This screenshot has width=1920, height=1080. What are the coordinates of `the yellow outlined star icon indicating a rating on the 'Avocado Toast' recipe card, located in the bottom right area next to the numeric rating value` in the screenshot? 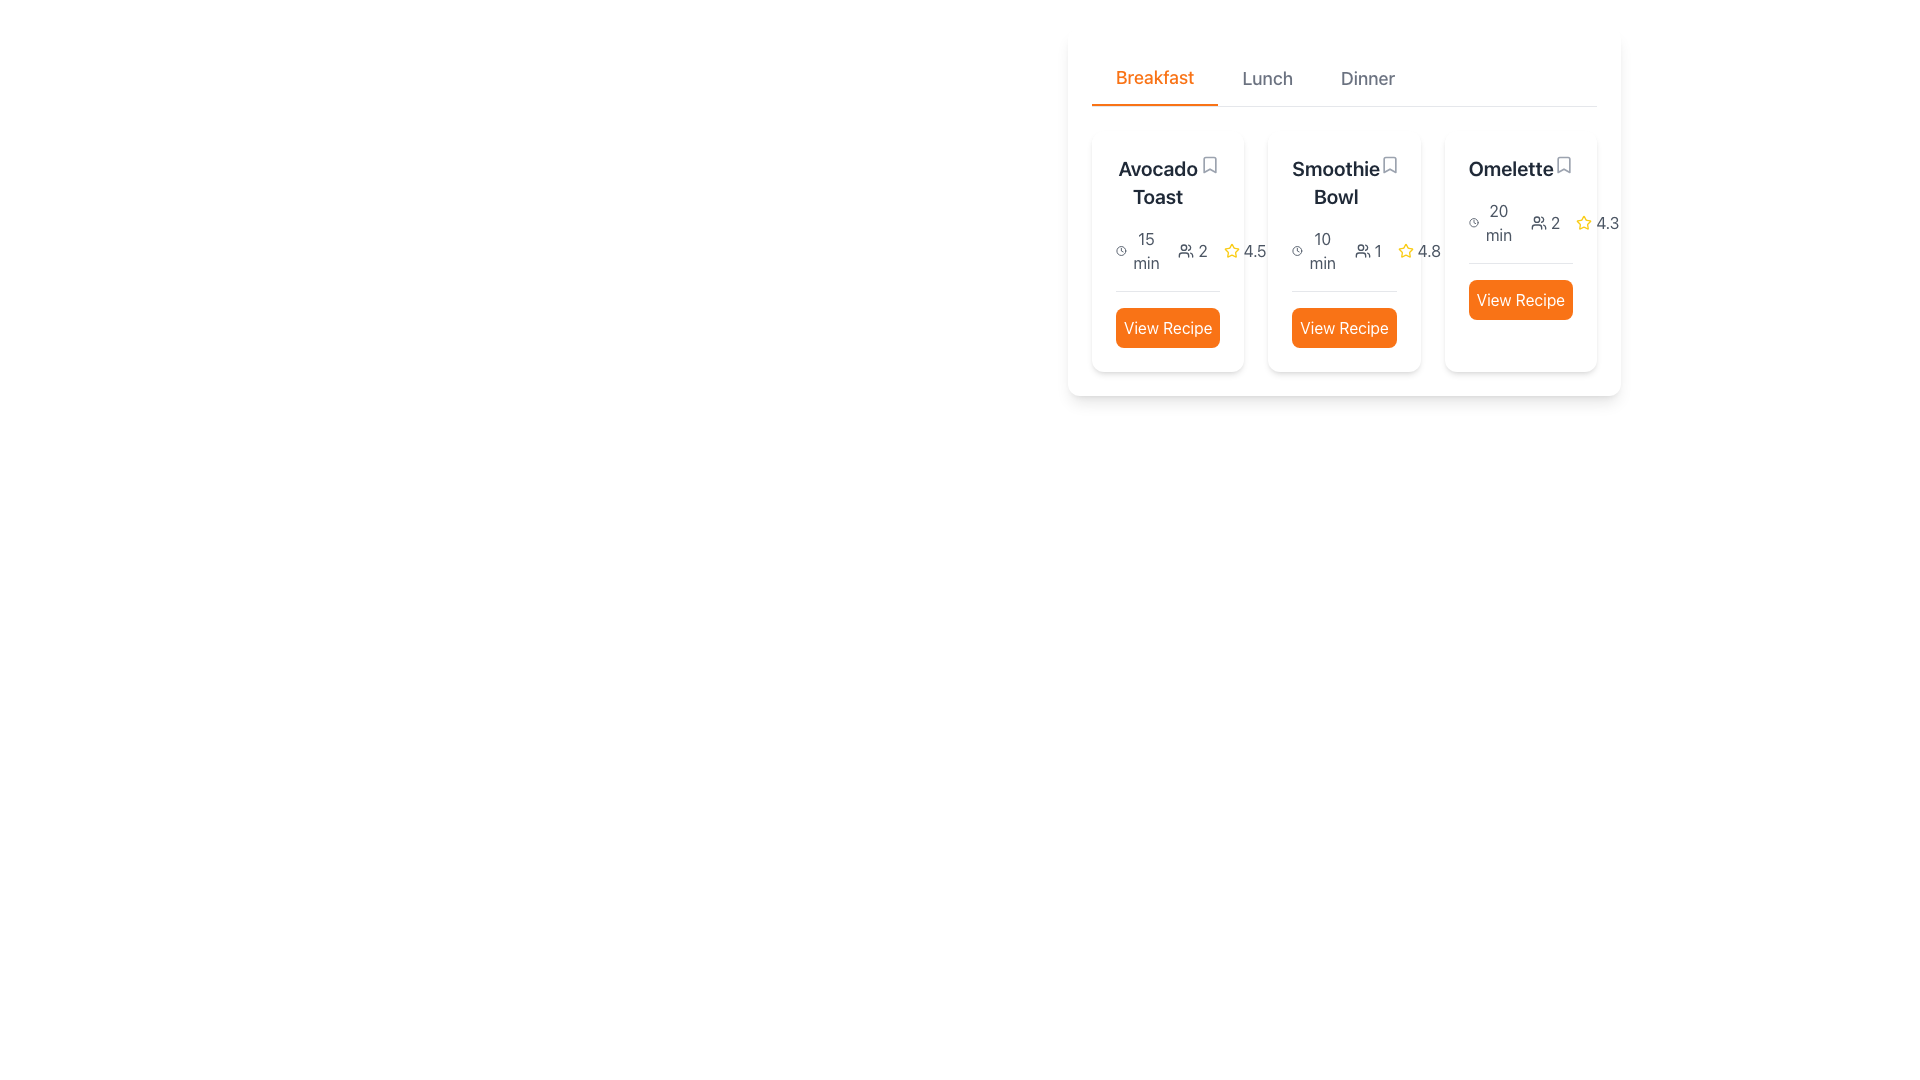 It's located at (1230, 249).